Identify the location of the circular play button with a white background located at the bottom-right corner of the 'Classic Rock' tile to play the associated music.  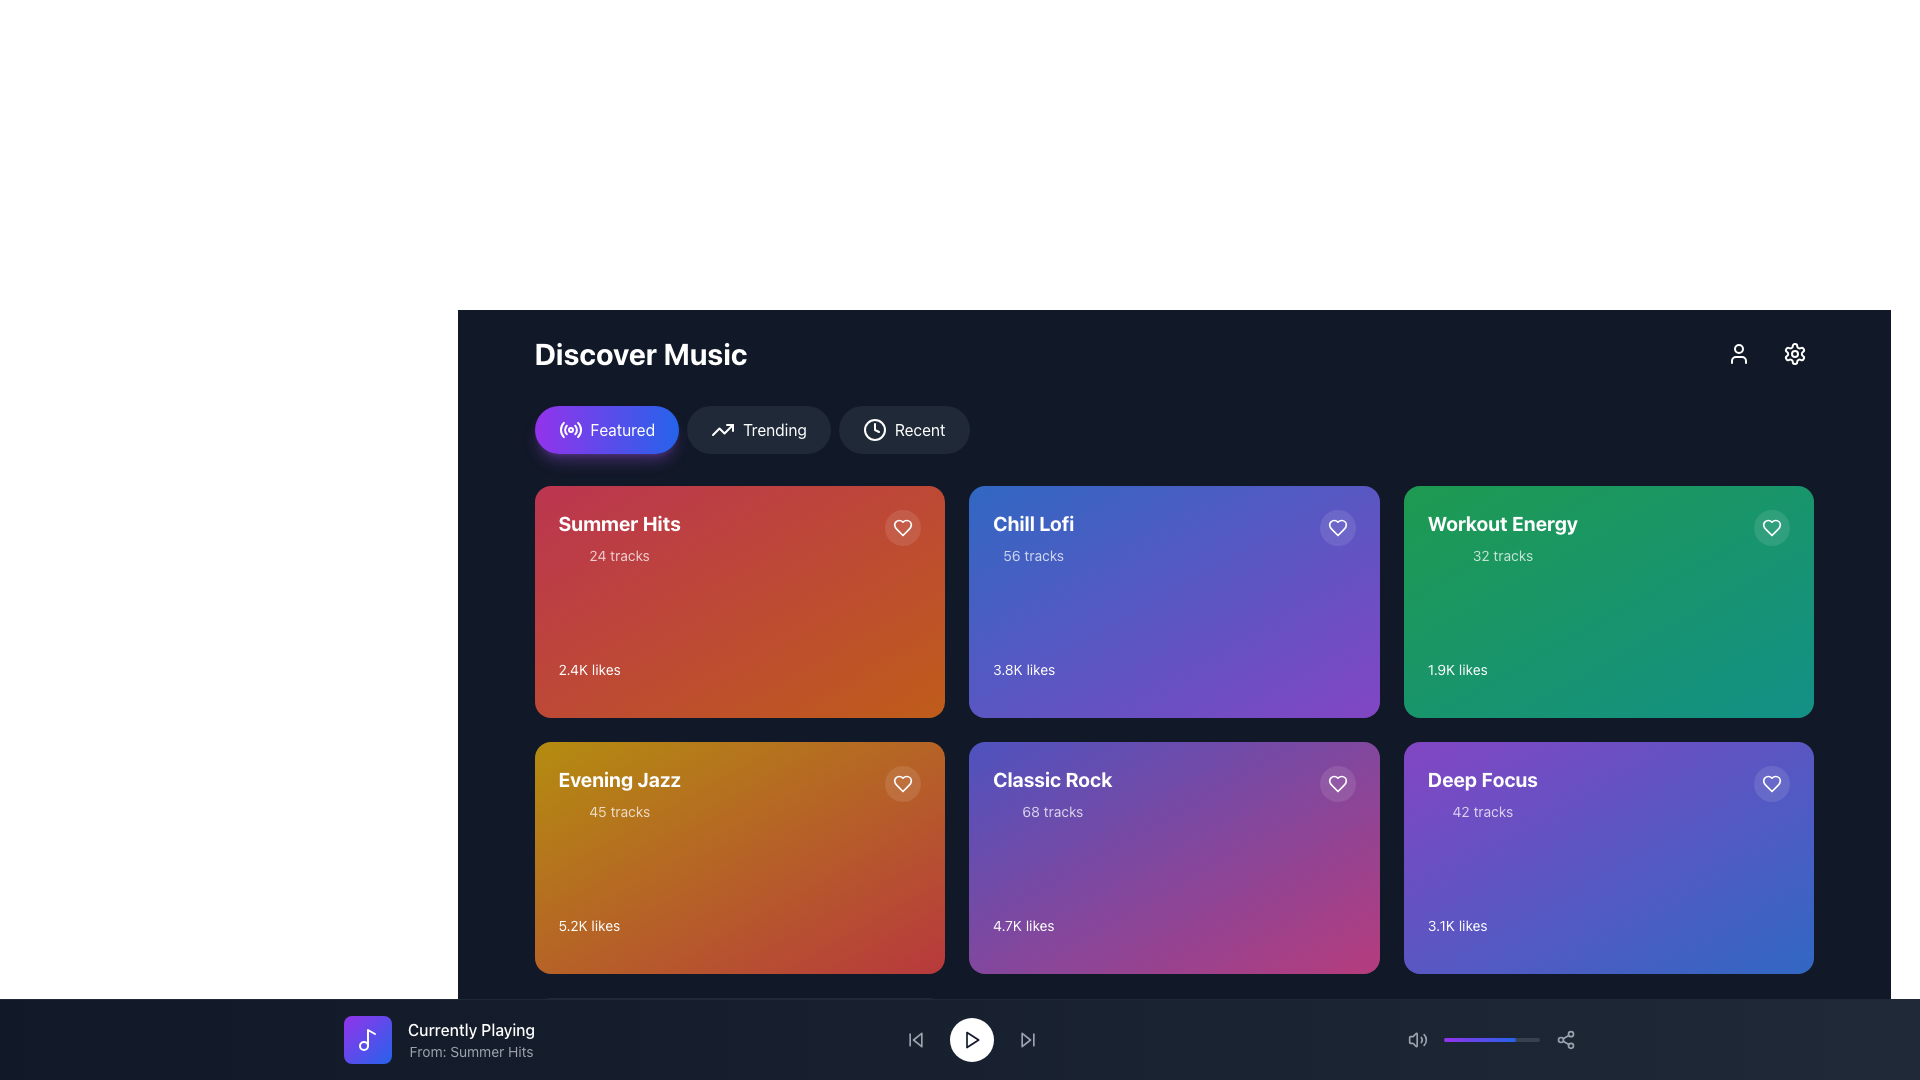
(1331, 956).